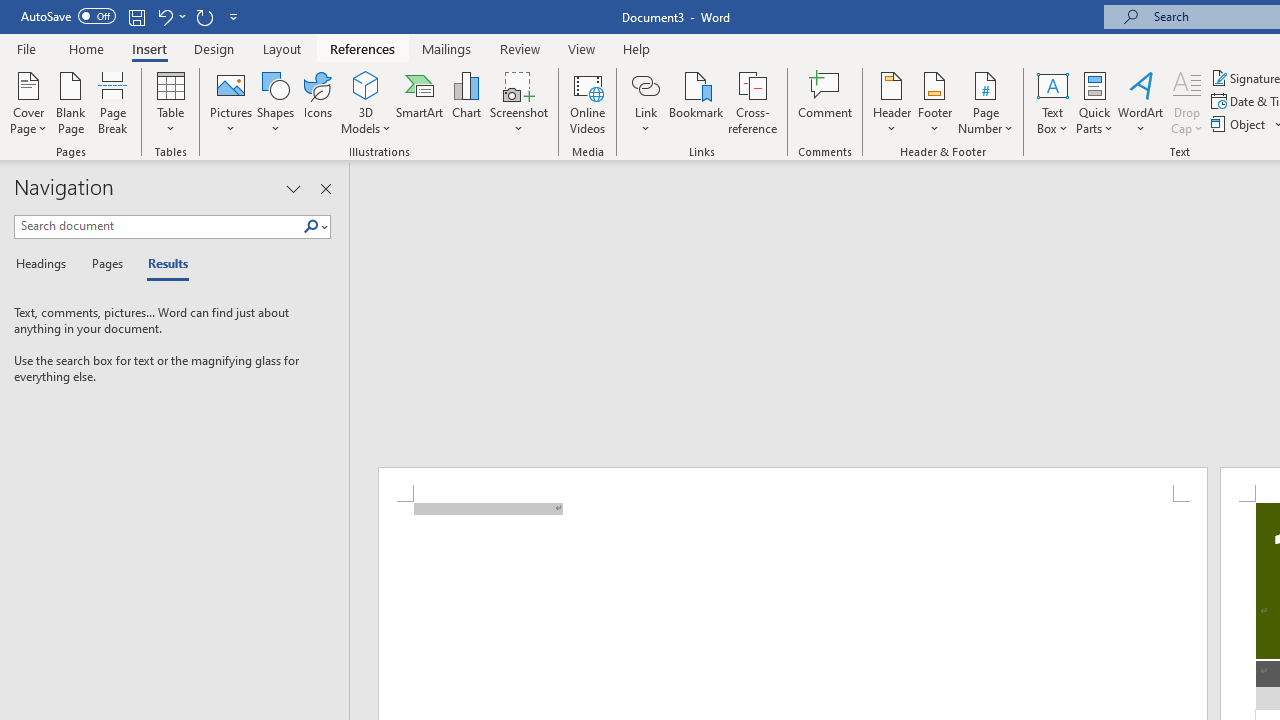 The image size is (1280, 720). Describe the element at coordinates (164, 16) in the screenshot. I see `'Undo New Page'` at that location.